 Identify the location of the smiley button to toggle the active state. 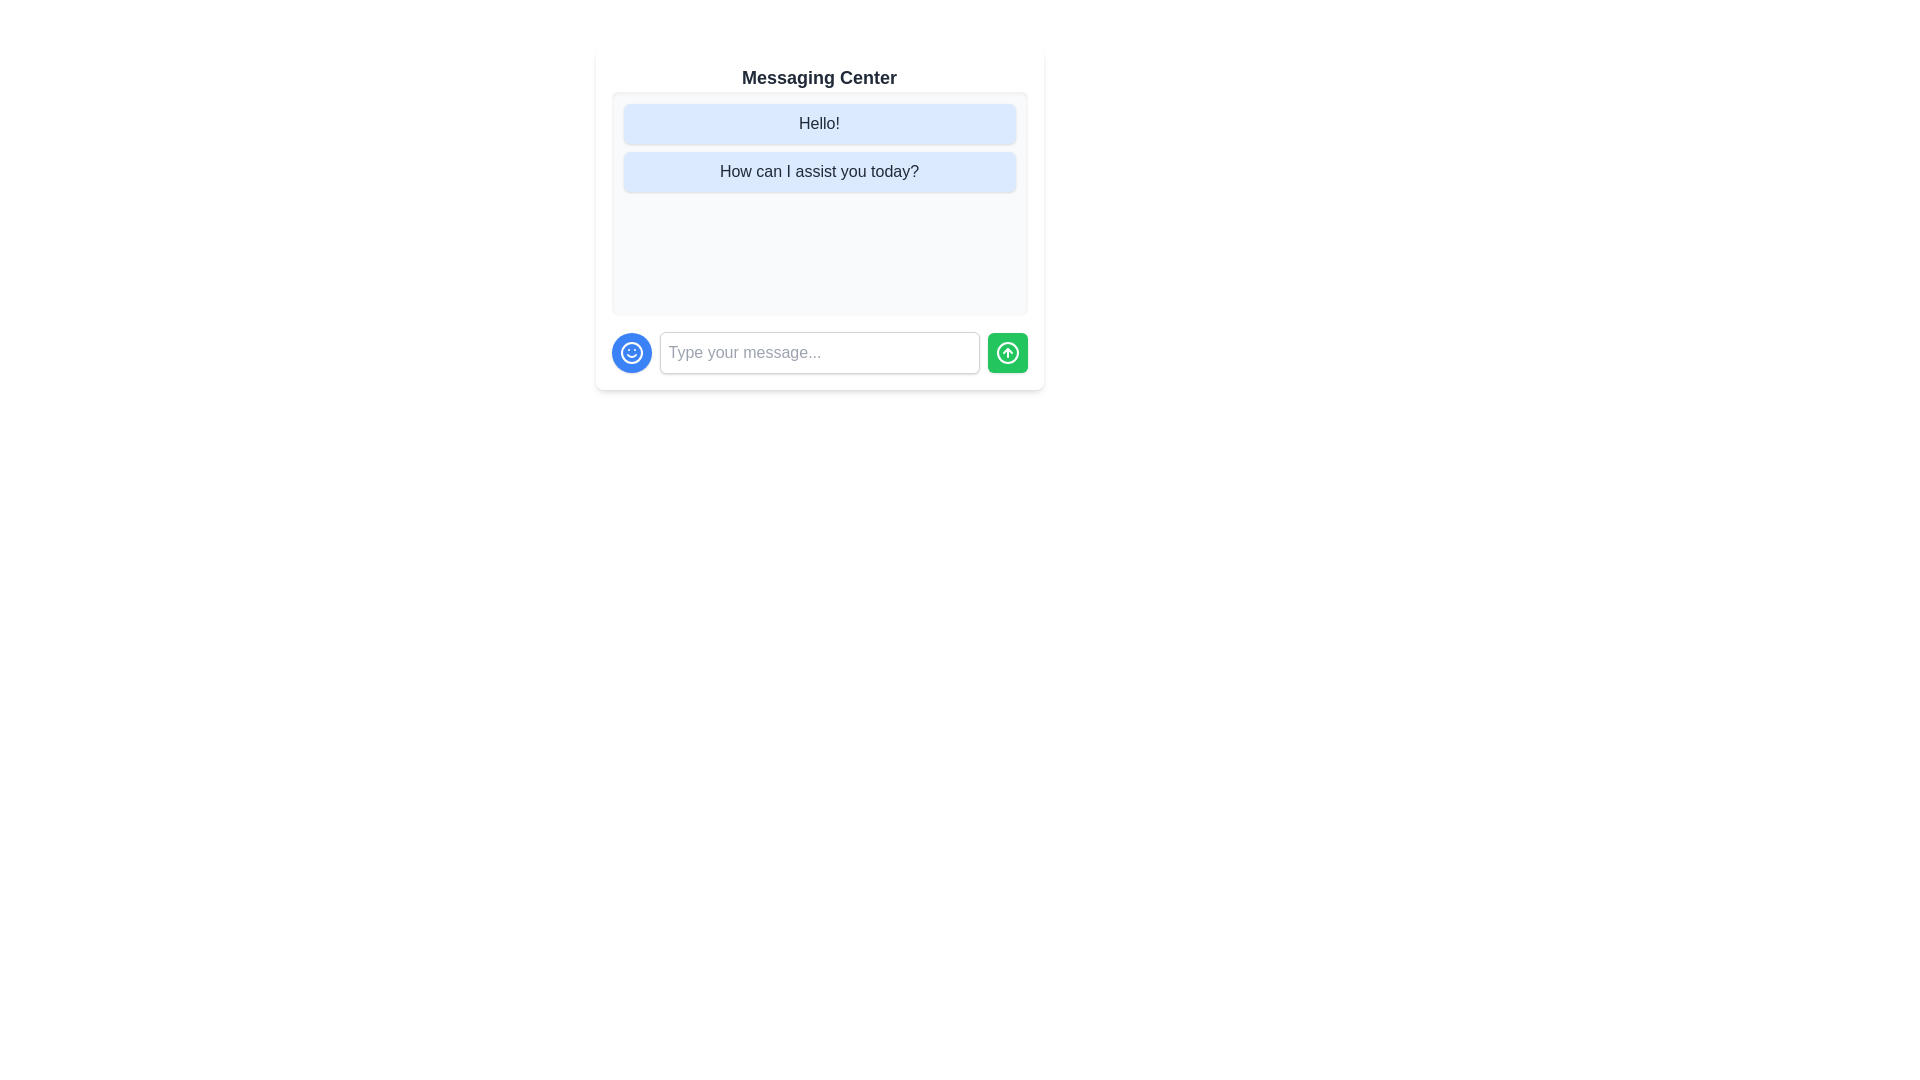
(630, 352).